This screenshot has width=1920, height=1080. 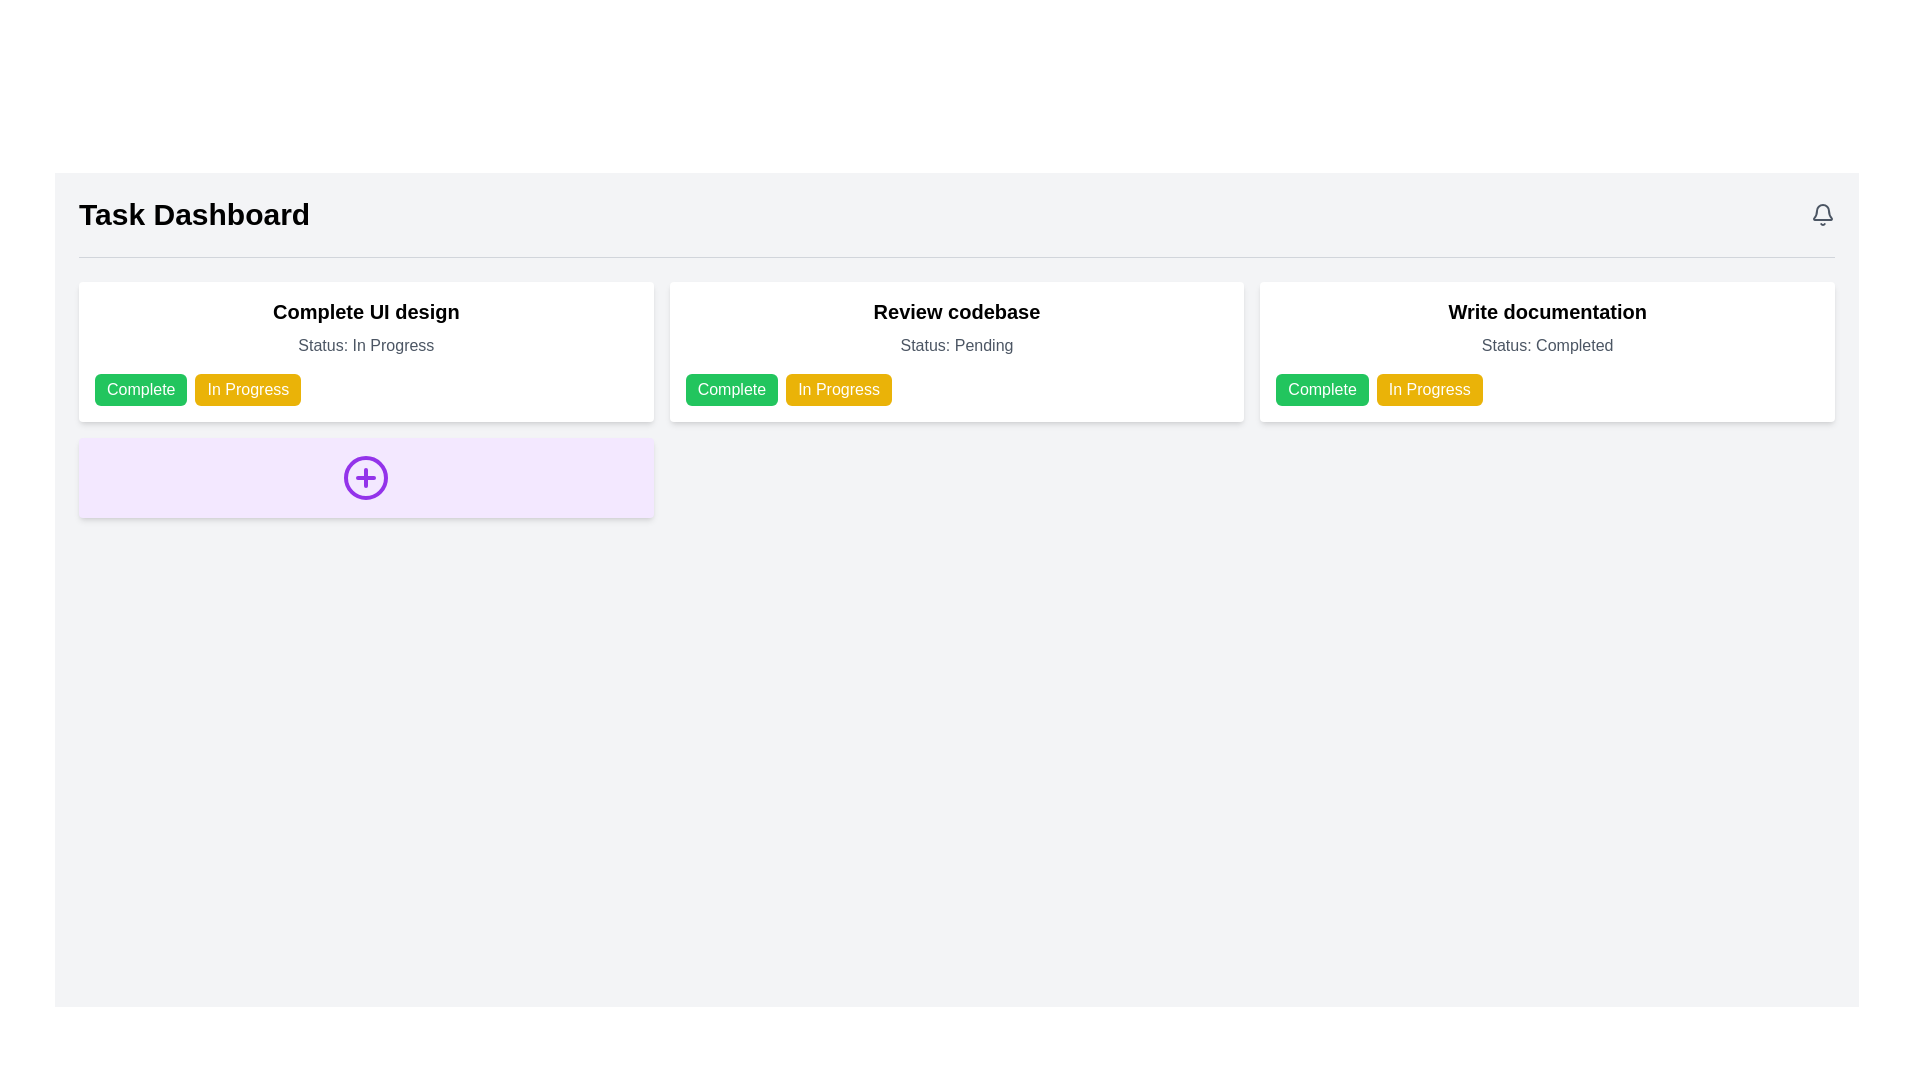 I want to click on the current status displayed in the informational text indicating 'Completed', located under the title 'Write documentation' in the rightmost task card, so click(x=1546, y=345).